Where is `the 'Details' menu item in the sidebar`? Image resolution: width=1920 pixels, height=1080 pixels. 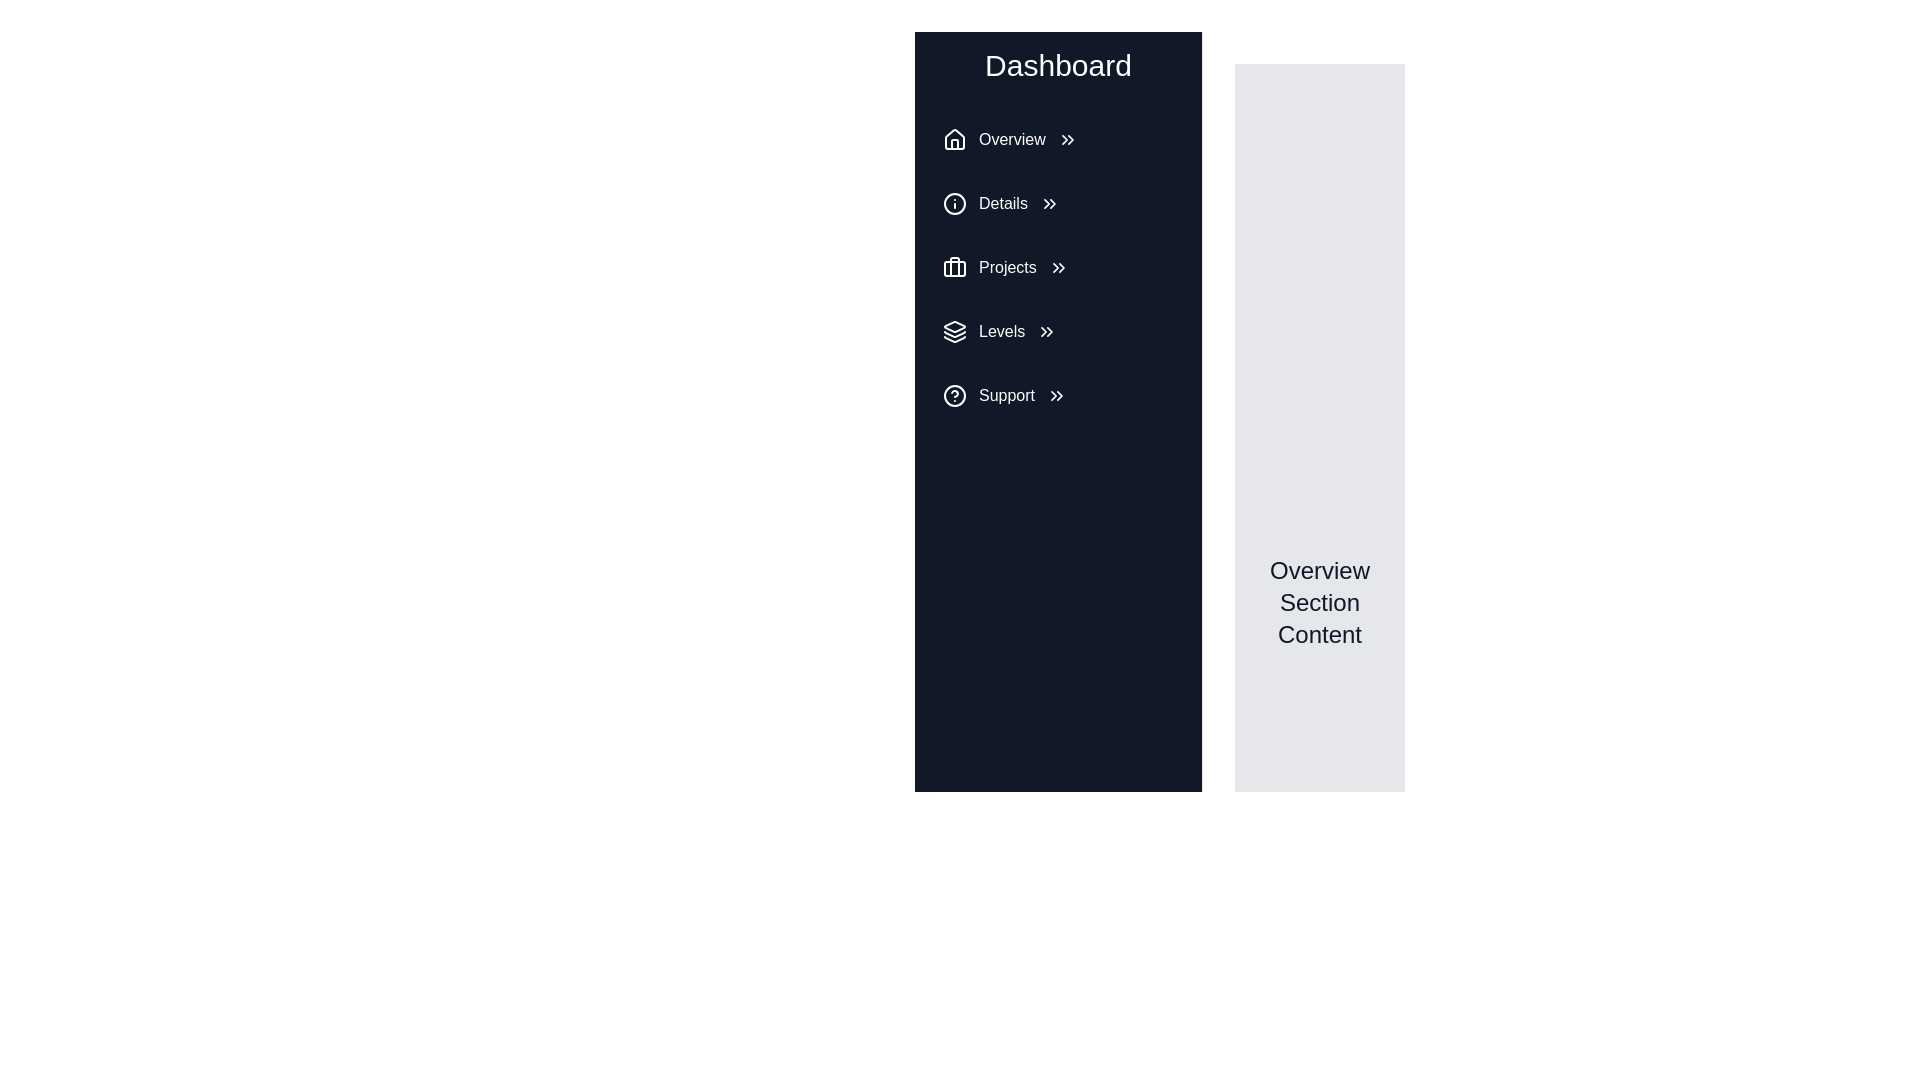 the 'Details' menu item in the sidebar is located at coordinates (1057, 204).